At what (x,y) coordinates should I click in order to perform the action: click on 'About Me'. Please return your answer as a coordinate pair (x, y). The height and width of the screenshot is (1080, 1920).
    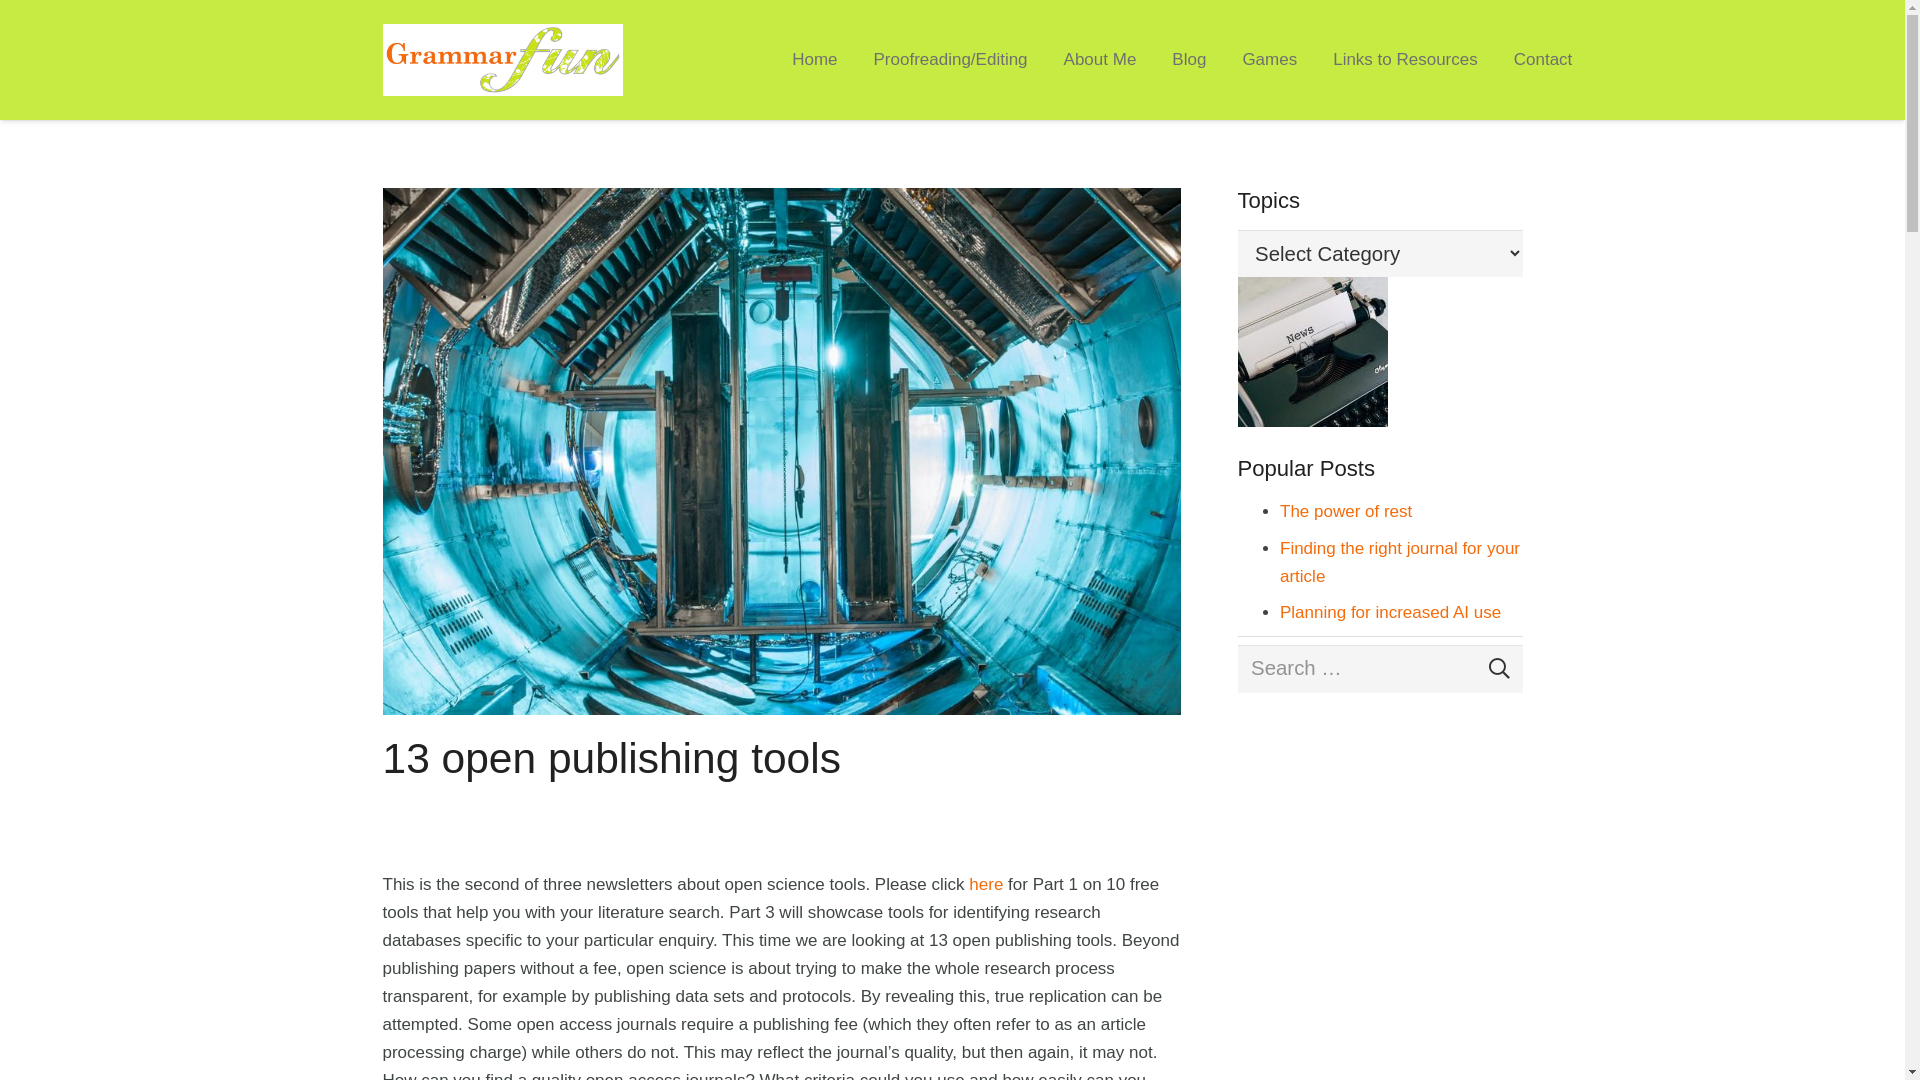
    Looking at the image, I should click on (1099, 59).